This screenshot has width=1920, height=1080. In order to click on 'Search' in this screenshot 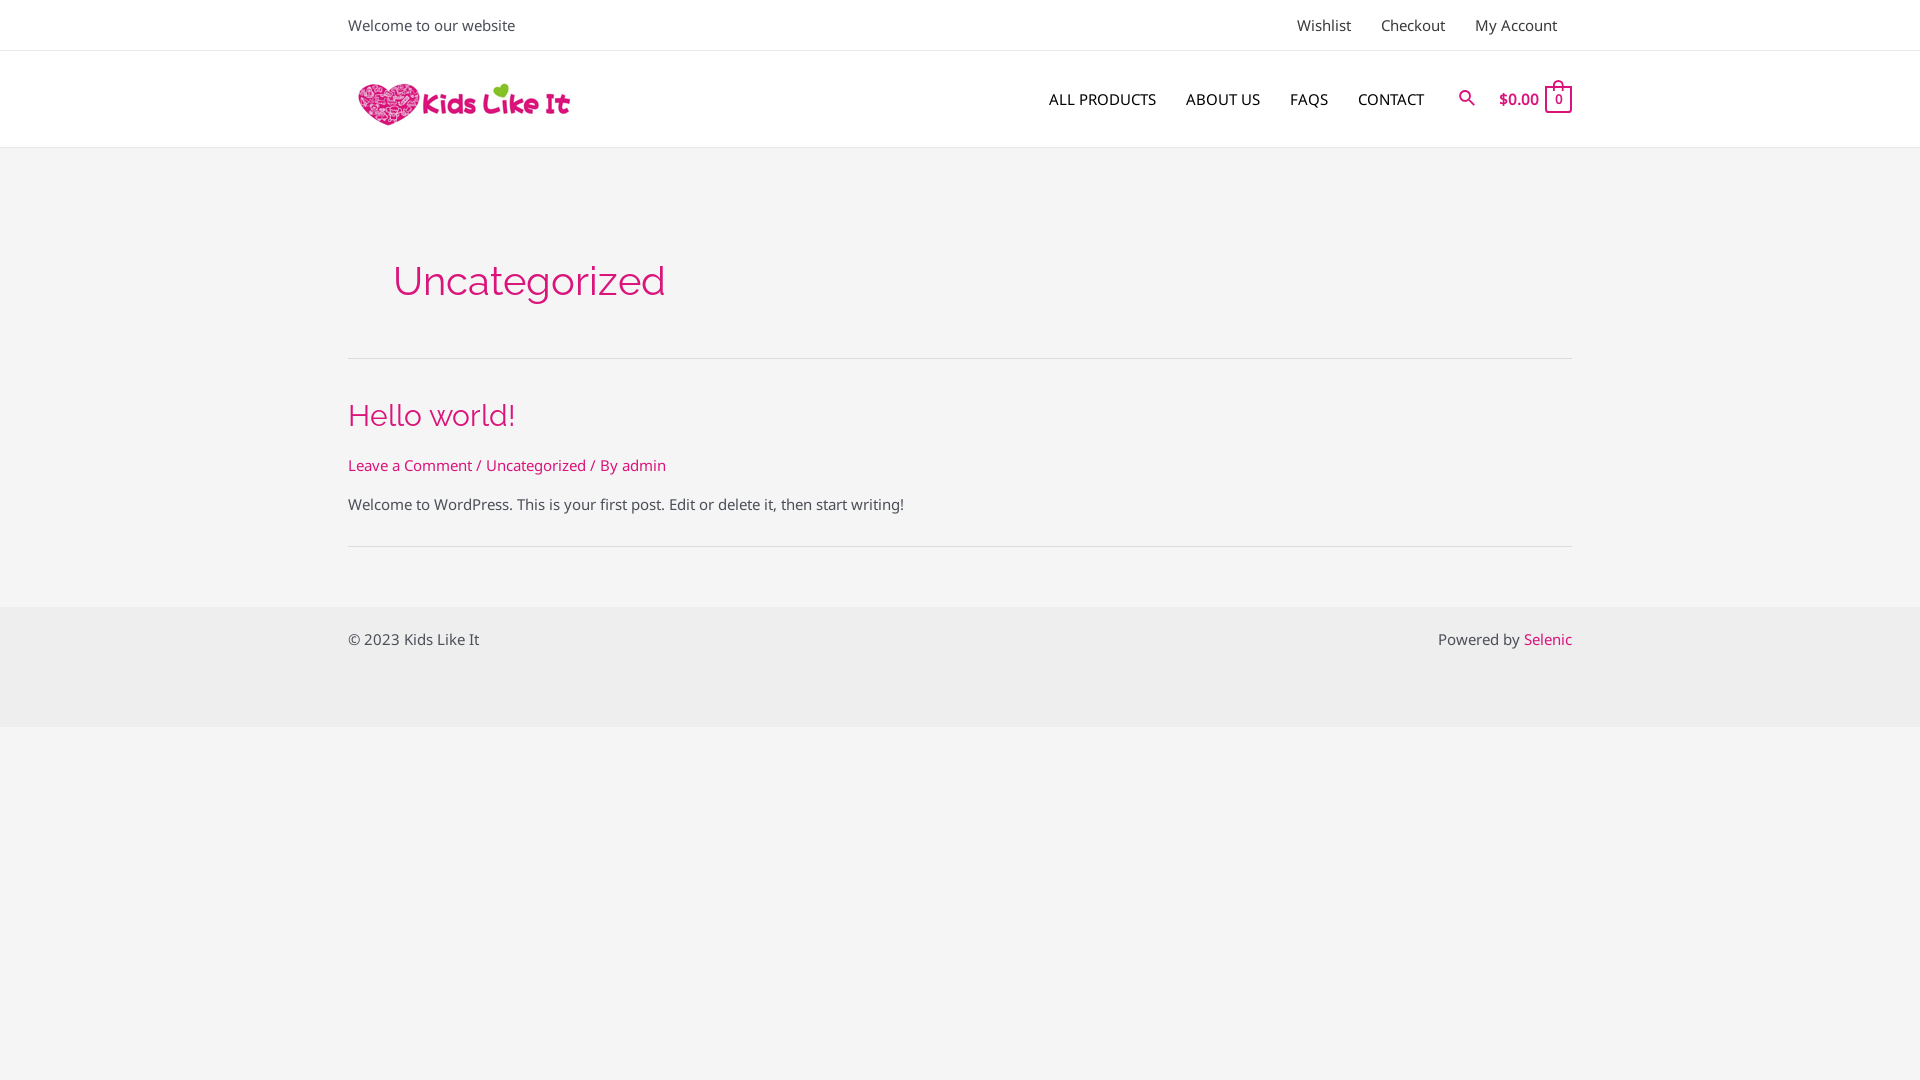, I will do `click(1468, 99)`.